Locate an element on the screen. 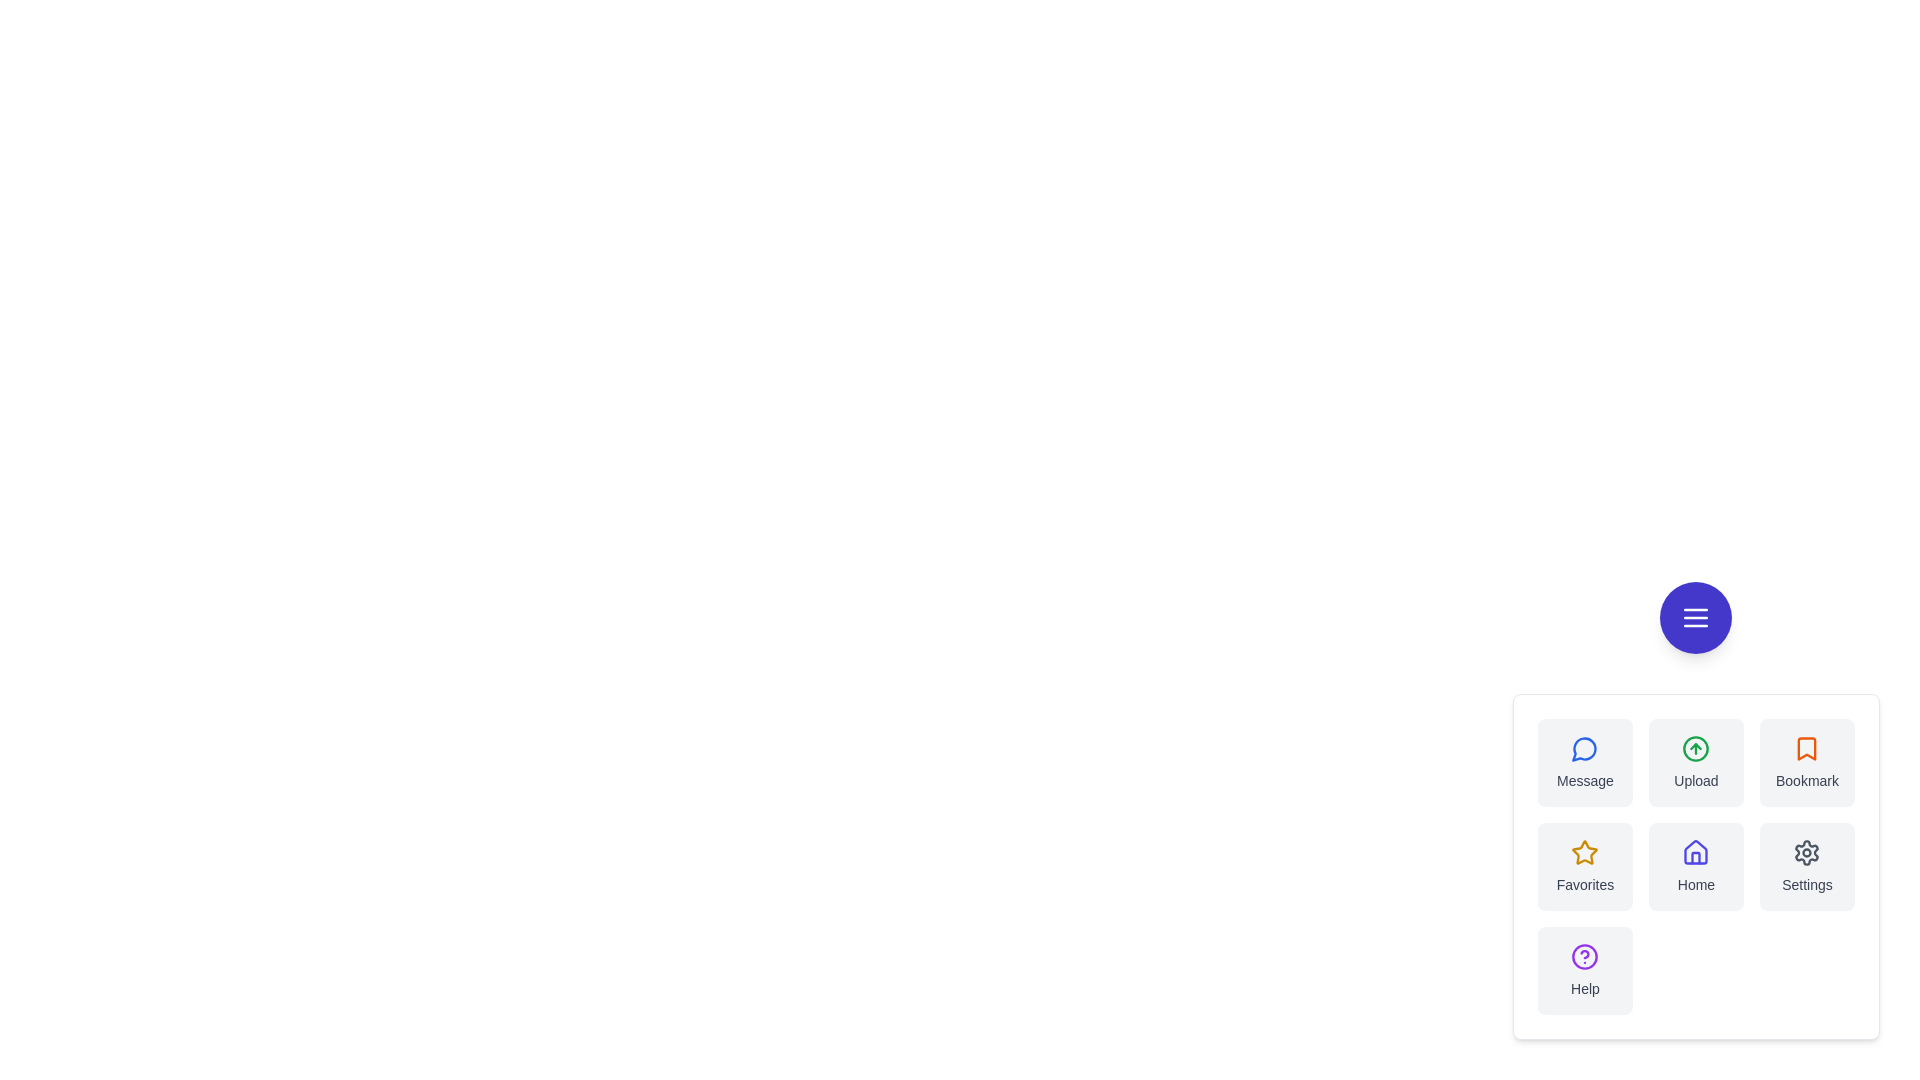  the Favorites button in the speed dial menu is located at coordinates (1584, 866).